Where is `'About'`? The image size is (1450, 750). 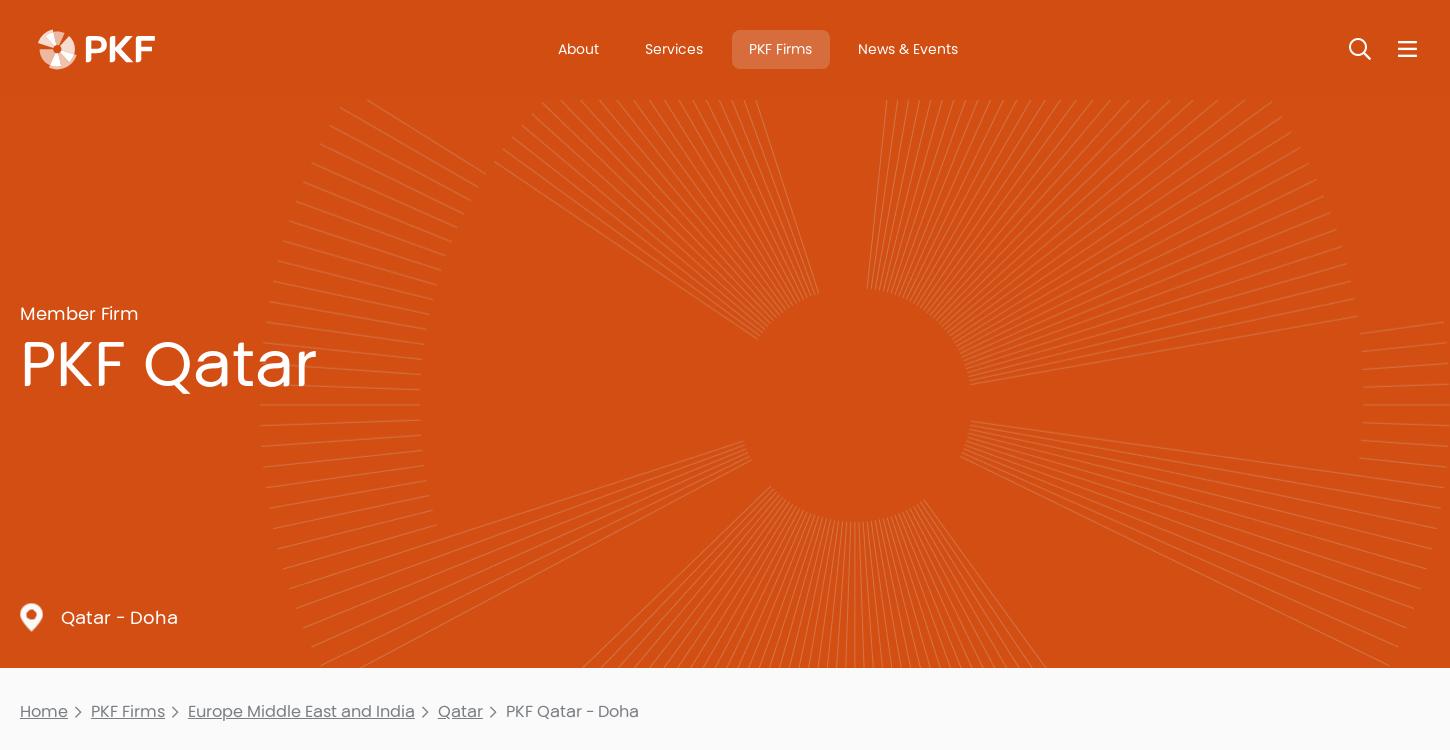
'About' is located at coordinates (578, 48).